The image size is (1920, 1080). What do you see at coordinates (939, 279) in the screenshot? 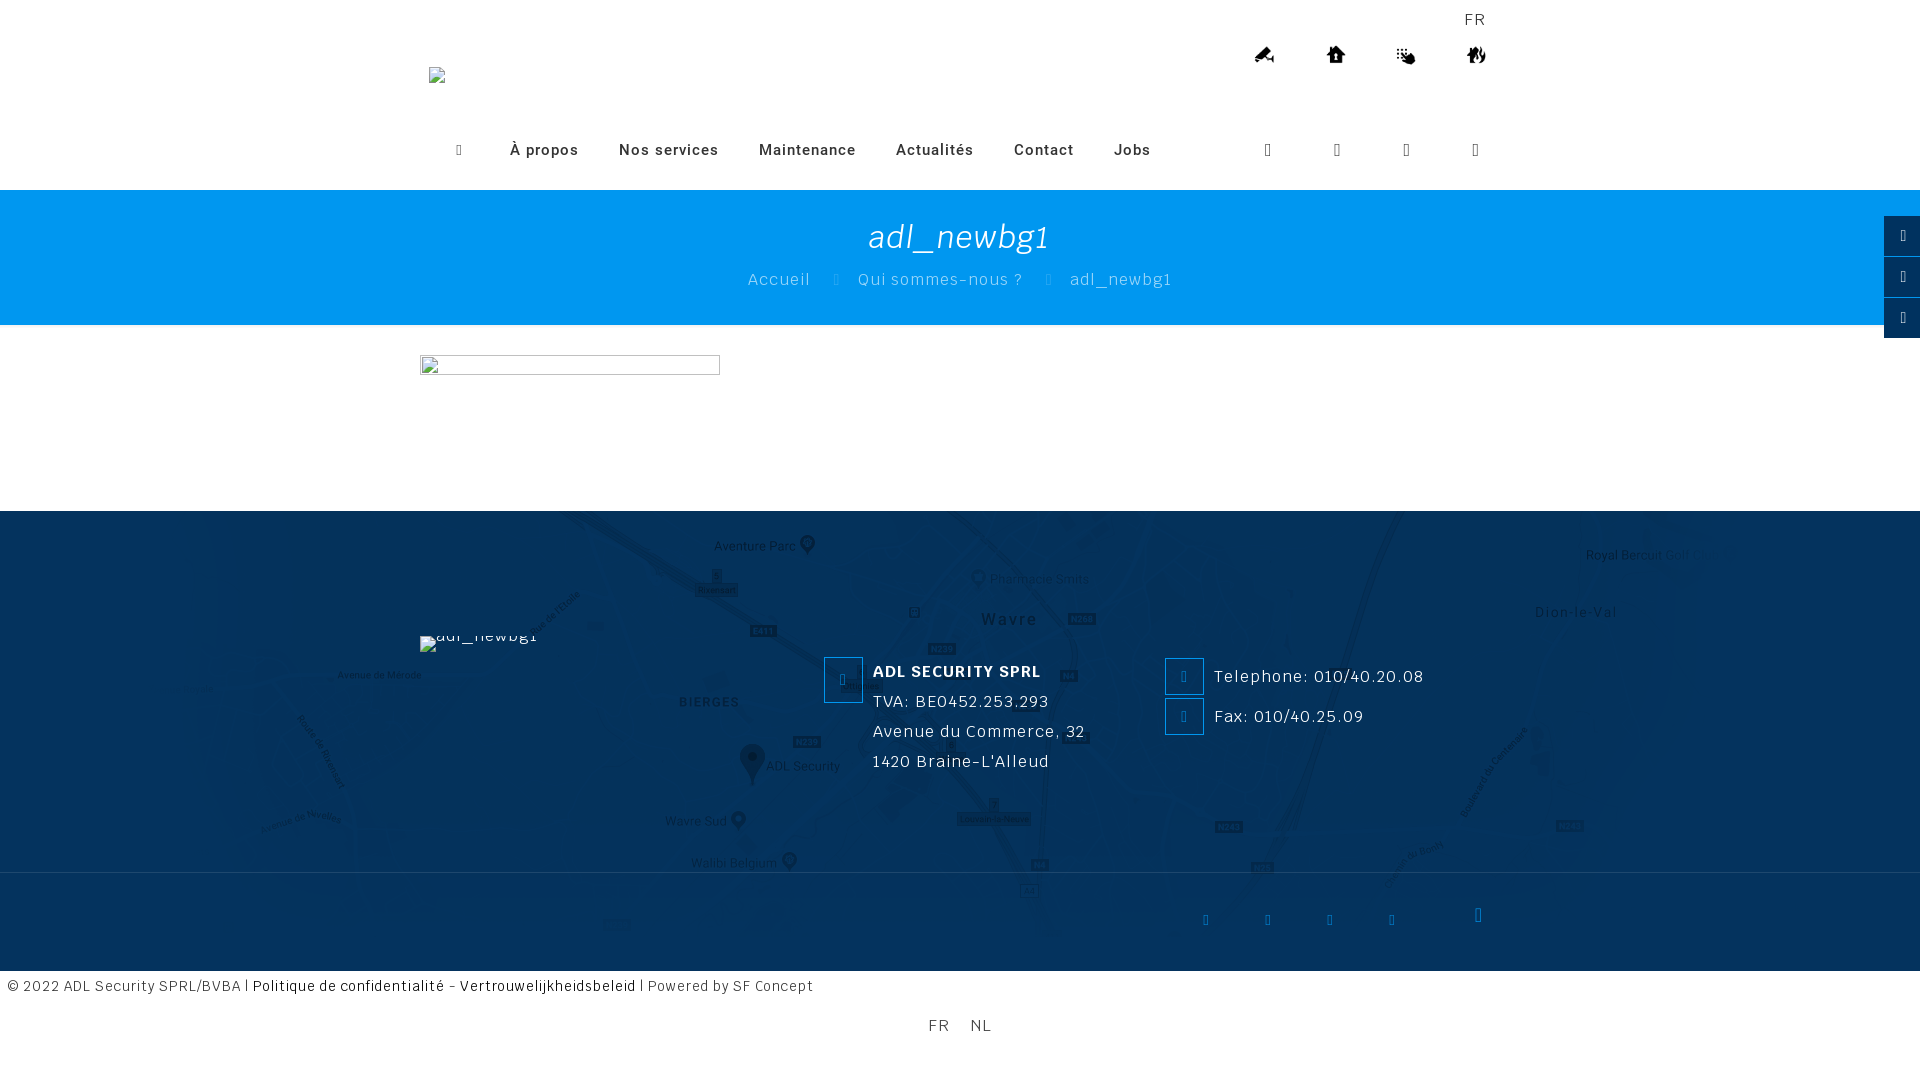
I see `'Qui sommes-nous ?'` at bounding box center [939, 279].